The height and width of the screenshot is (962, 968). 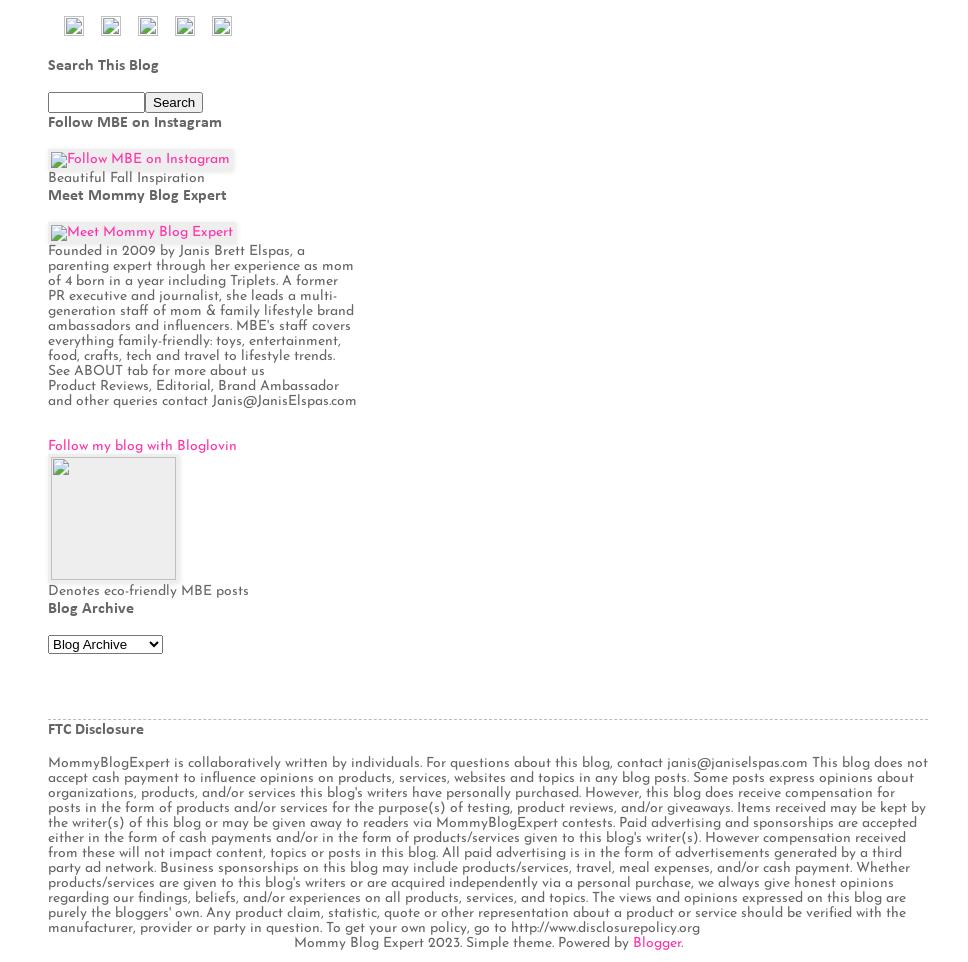 I want to click on 'Meet Mommy Blog Expert', so click(x=136, y=193).